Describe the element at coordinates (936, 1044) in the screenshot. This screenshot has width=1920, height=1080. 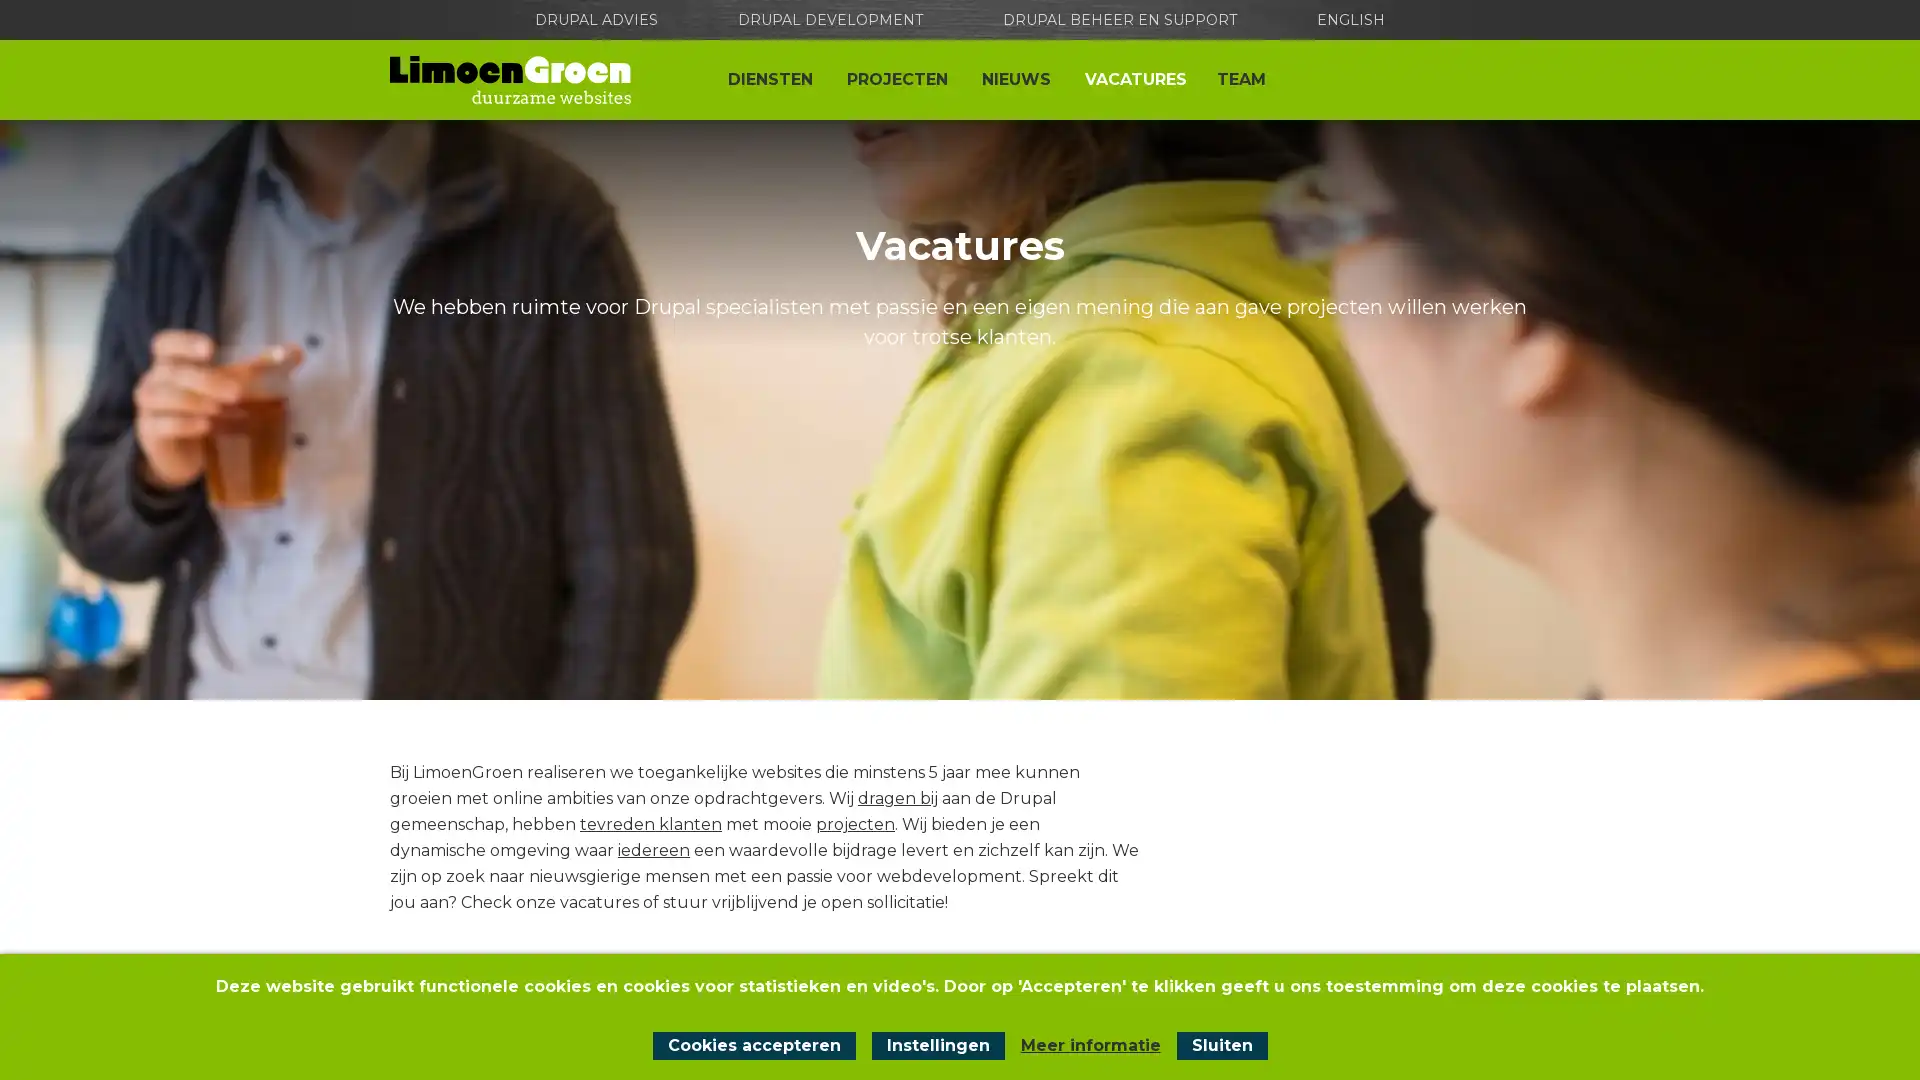
I see `Instellingen` at that location.